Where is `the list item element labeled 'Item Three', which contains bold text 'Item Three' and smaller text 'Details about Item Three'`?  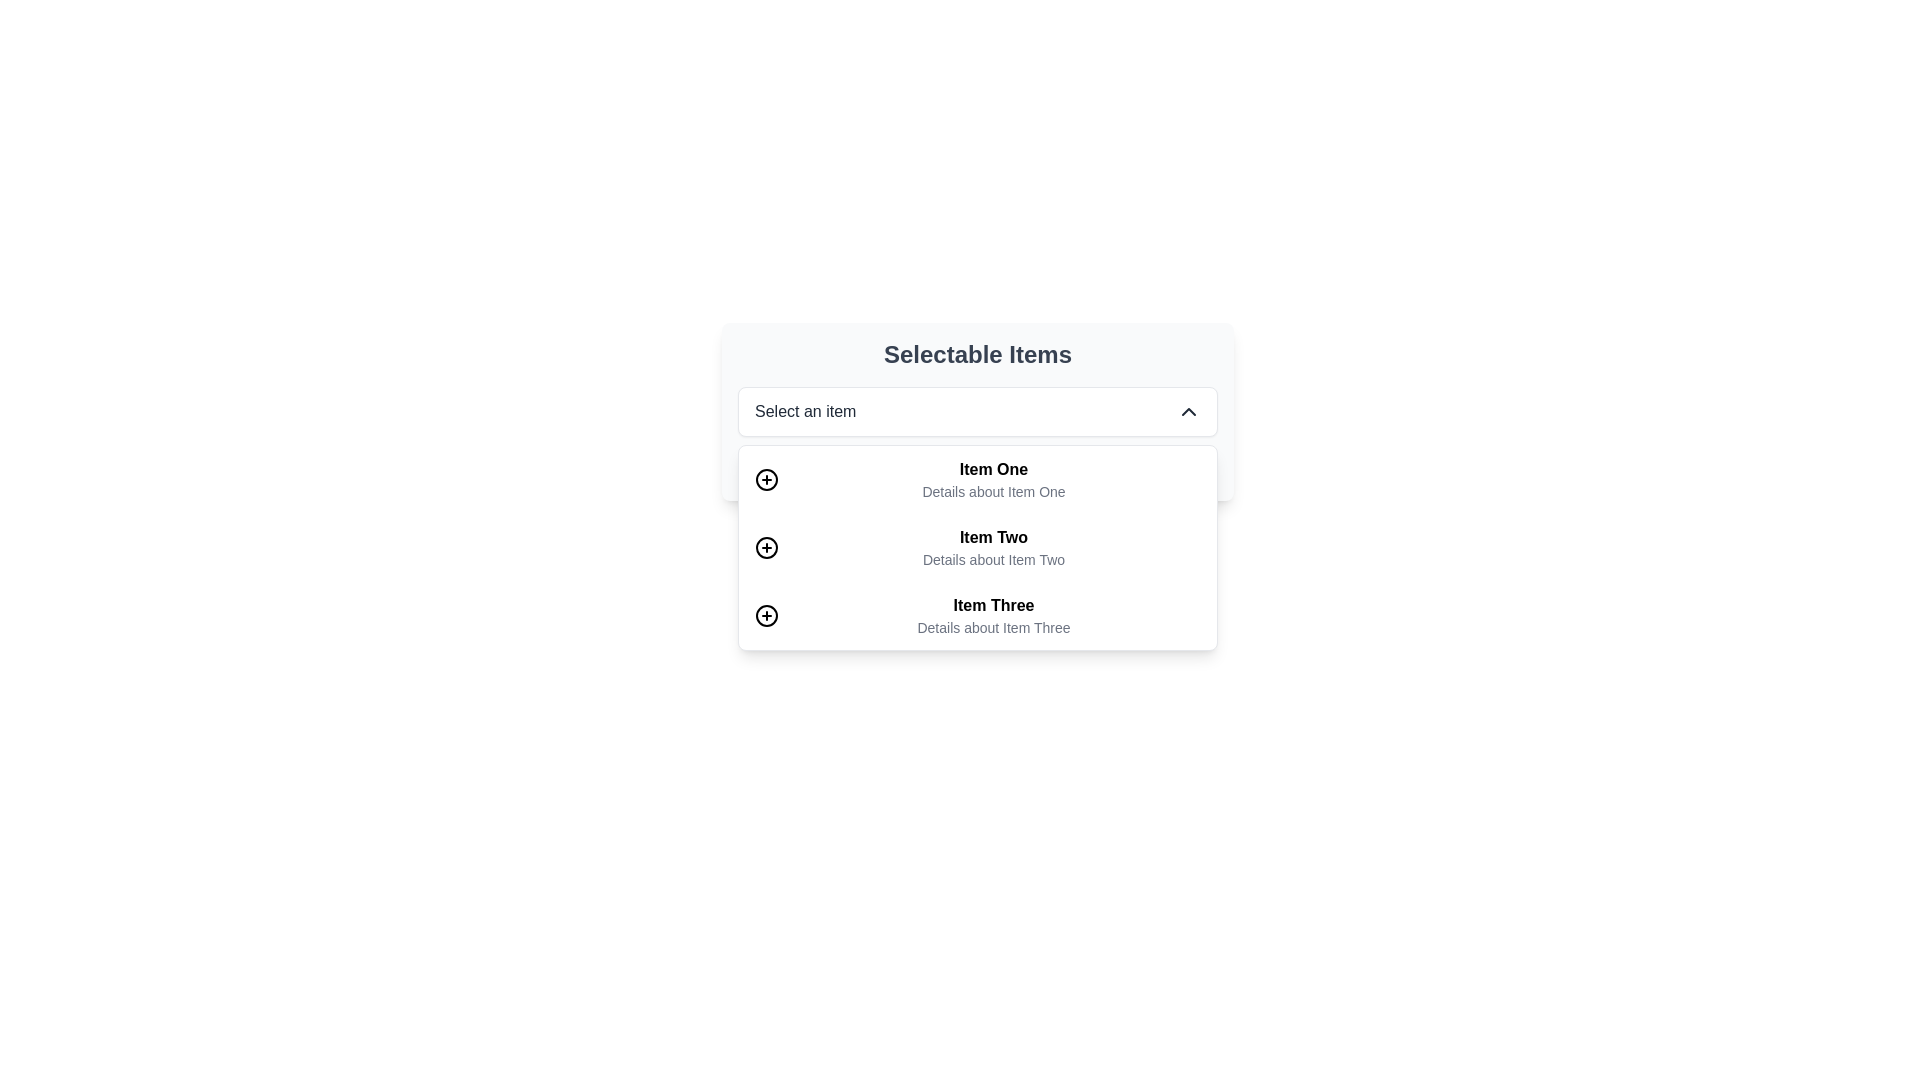 the list item element labeled 'Item Three', which contains bold text 'Item Three' and smaller text 'Details about Item Three' is located at coordinates (993, 615).